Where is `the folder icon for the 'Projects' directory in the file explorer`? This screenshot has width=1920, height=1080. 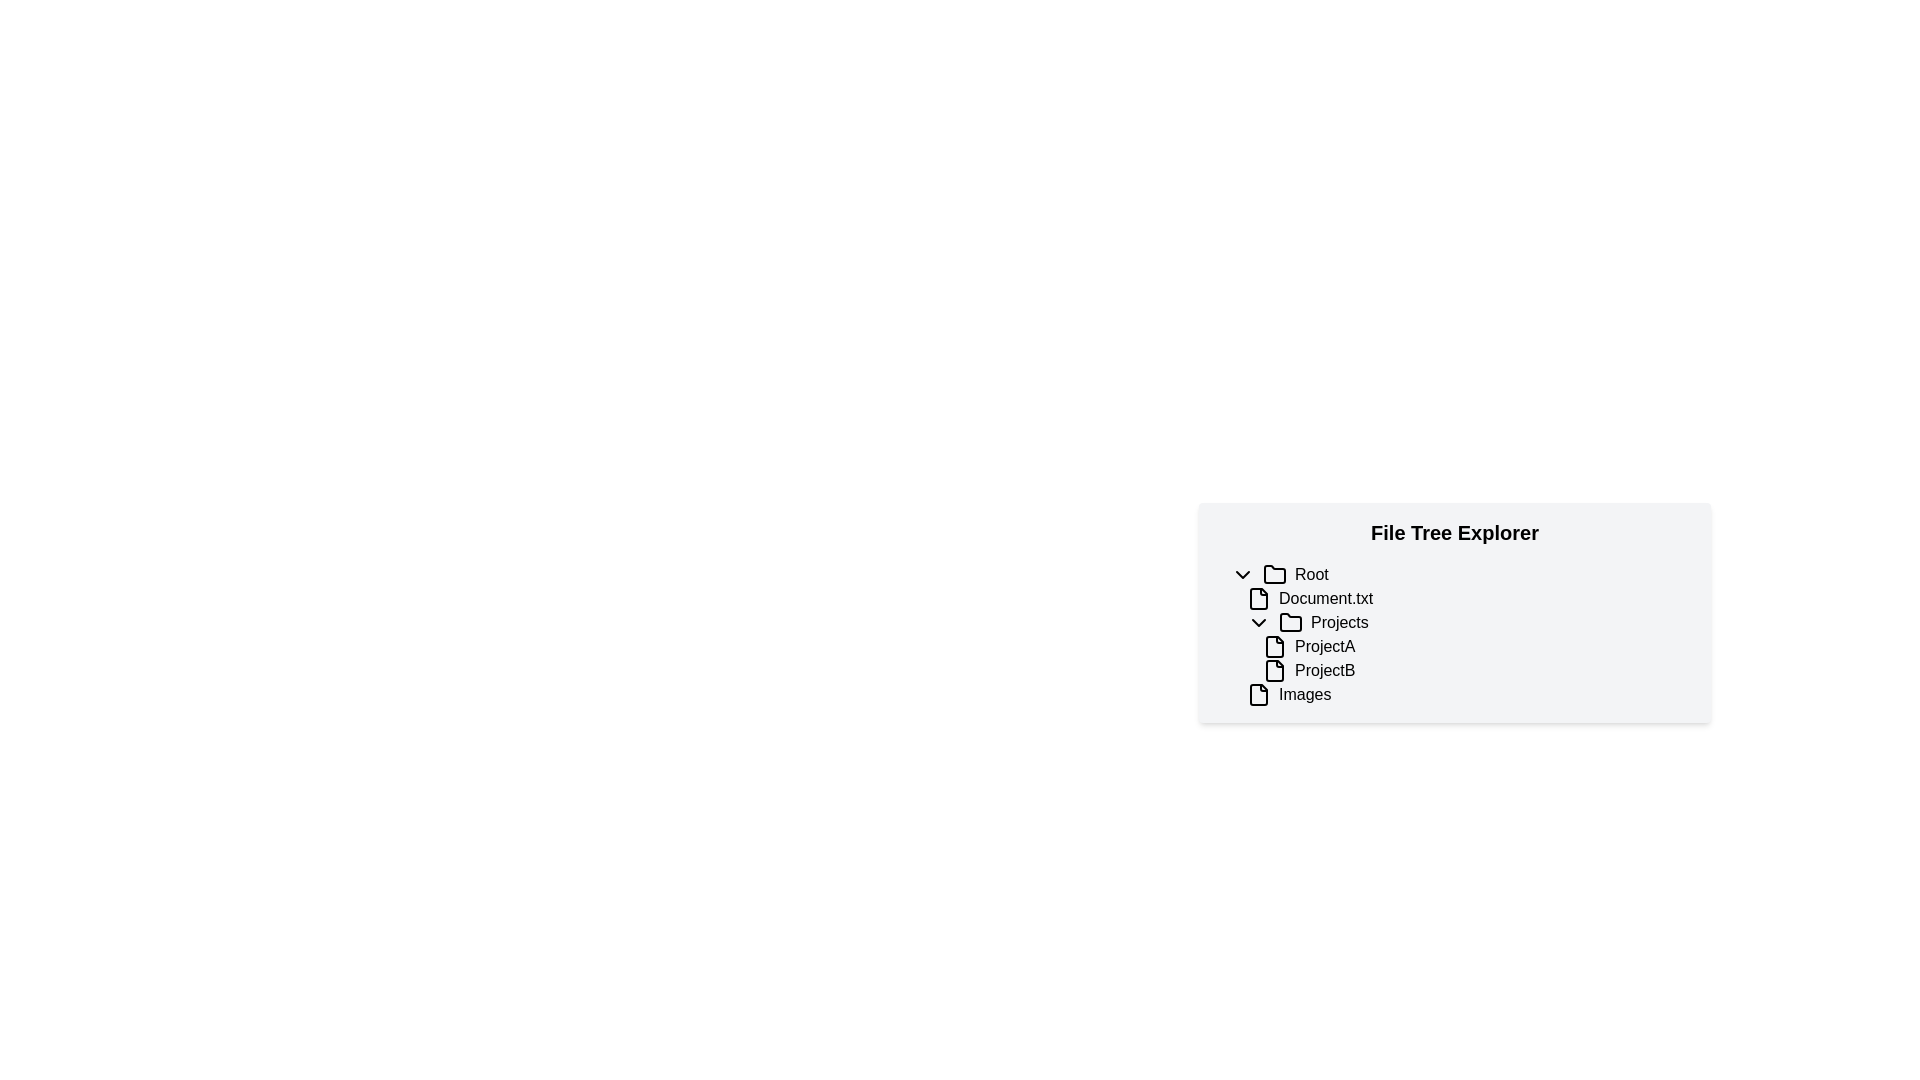
the folder icon for the 'Projects' directory in the file explorer is located at coordinates (1291, 621).